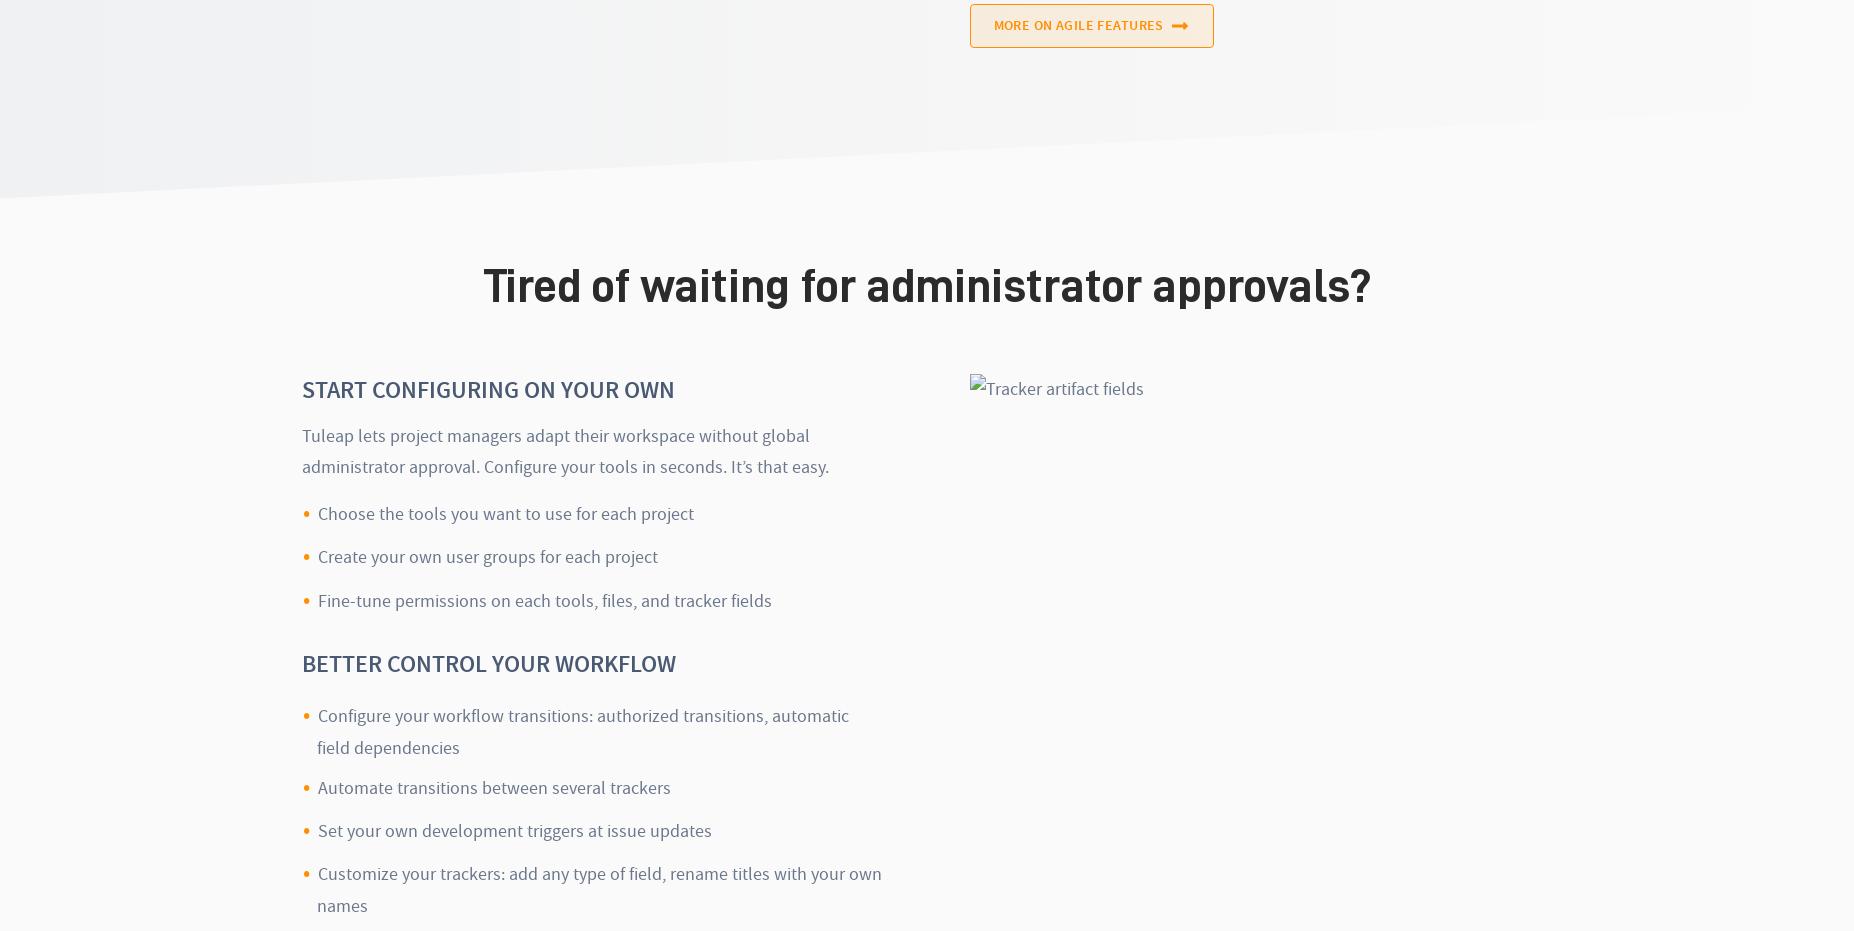  I want to click on 'Set your own development triggers at issue updates', so click(513, 830).